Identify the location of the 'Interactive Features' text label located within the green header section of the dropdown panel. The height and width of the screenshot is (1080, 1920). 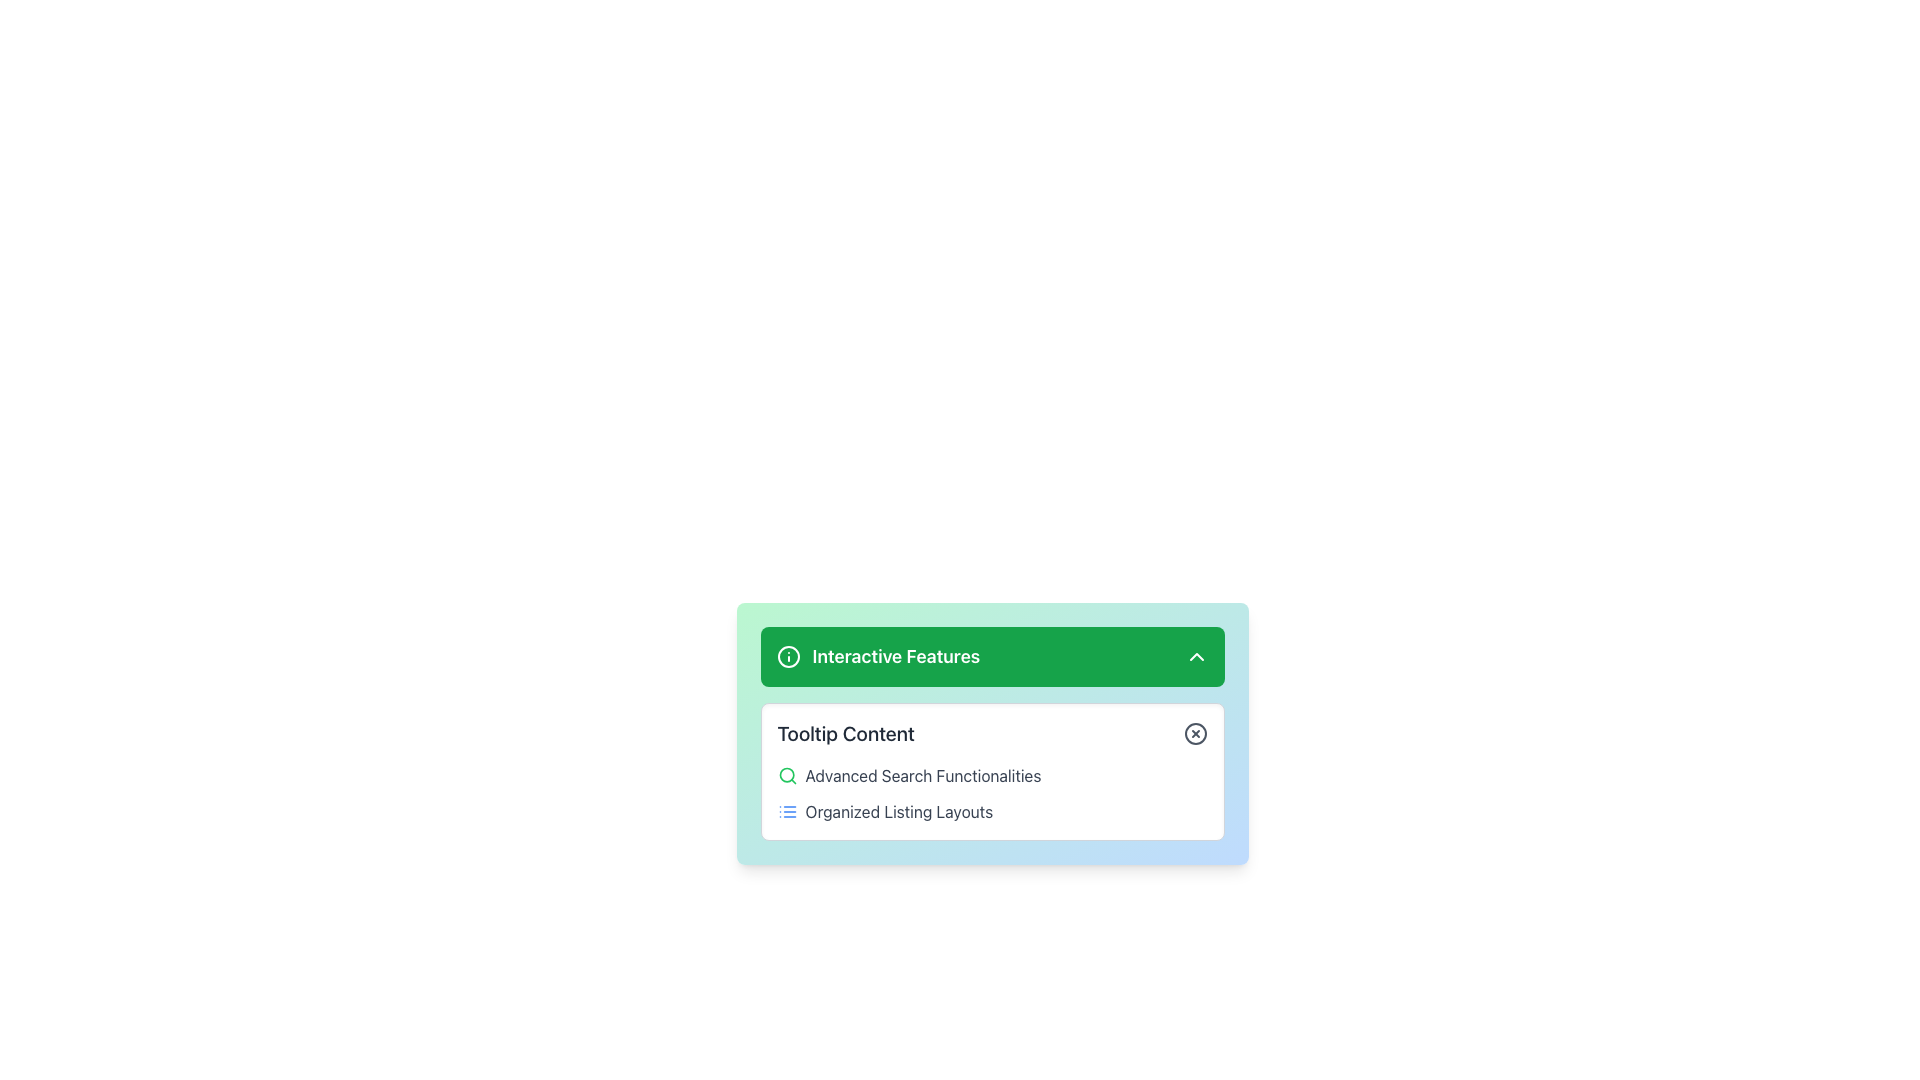
(878, 656).